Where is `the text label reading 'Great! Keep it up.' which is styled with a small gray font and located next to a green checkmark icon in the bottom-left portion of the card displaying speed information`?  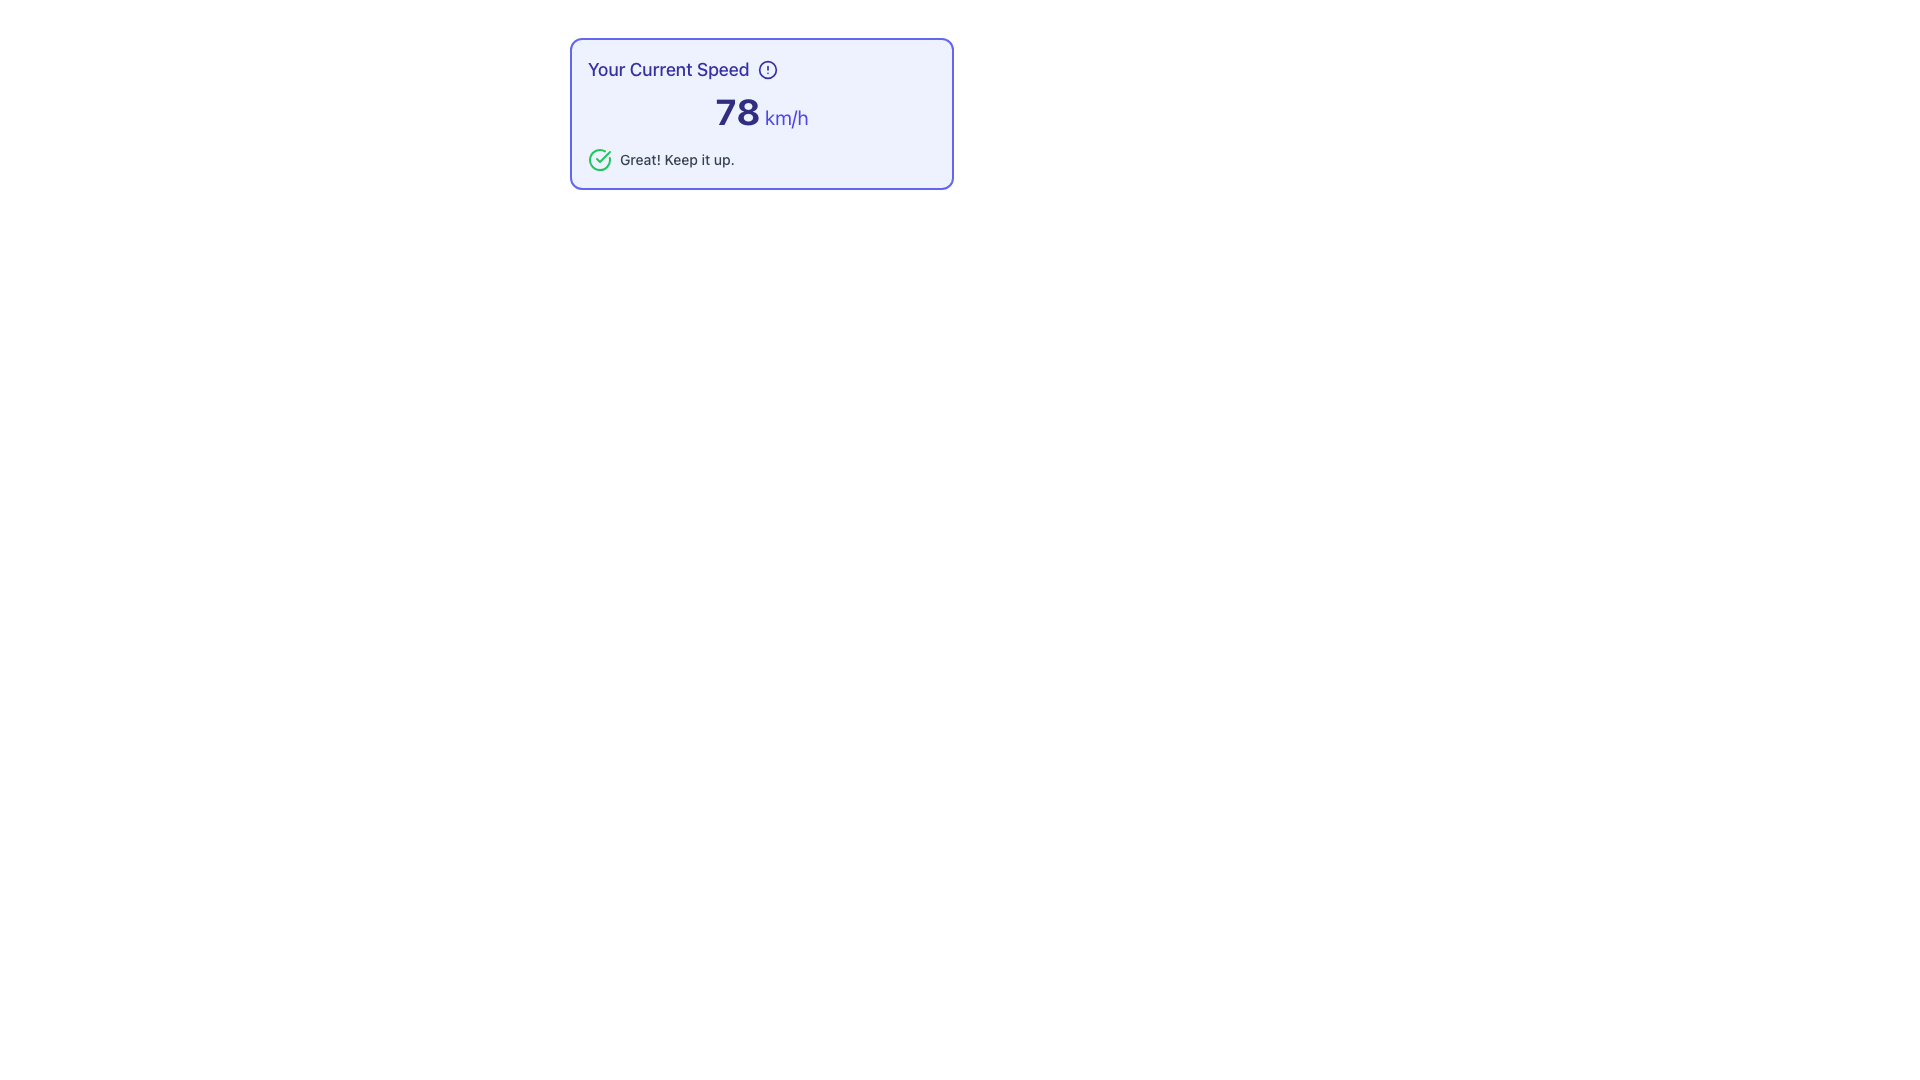 the text label reading 'Great! Keep it up.' which is styled with a small gray font and located next to a green checkmark icon in the bottom-left portion of the card displaying speed information is located at coordinates (677, 158).